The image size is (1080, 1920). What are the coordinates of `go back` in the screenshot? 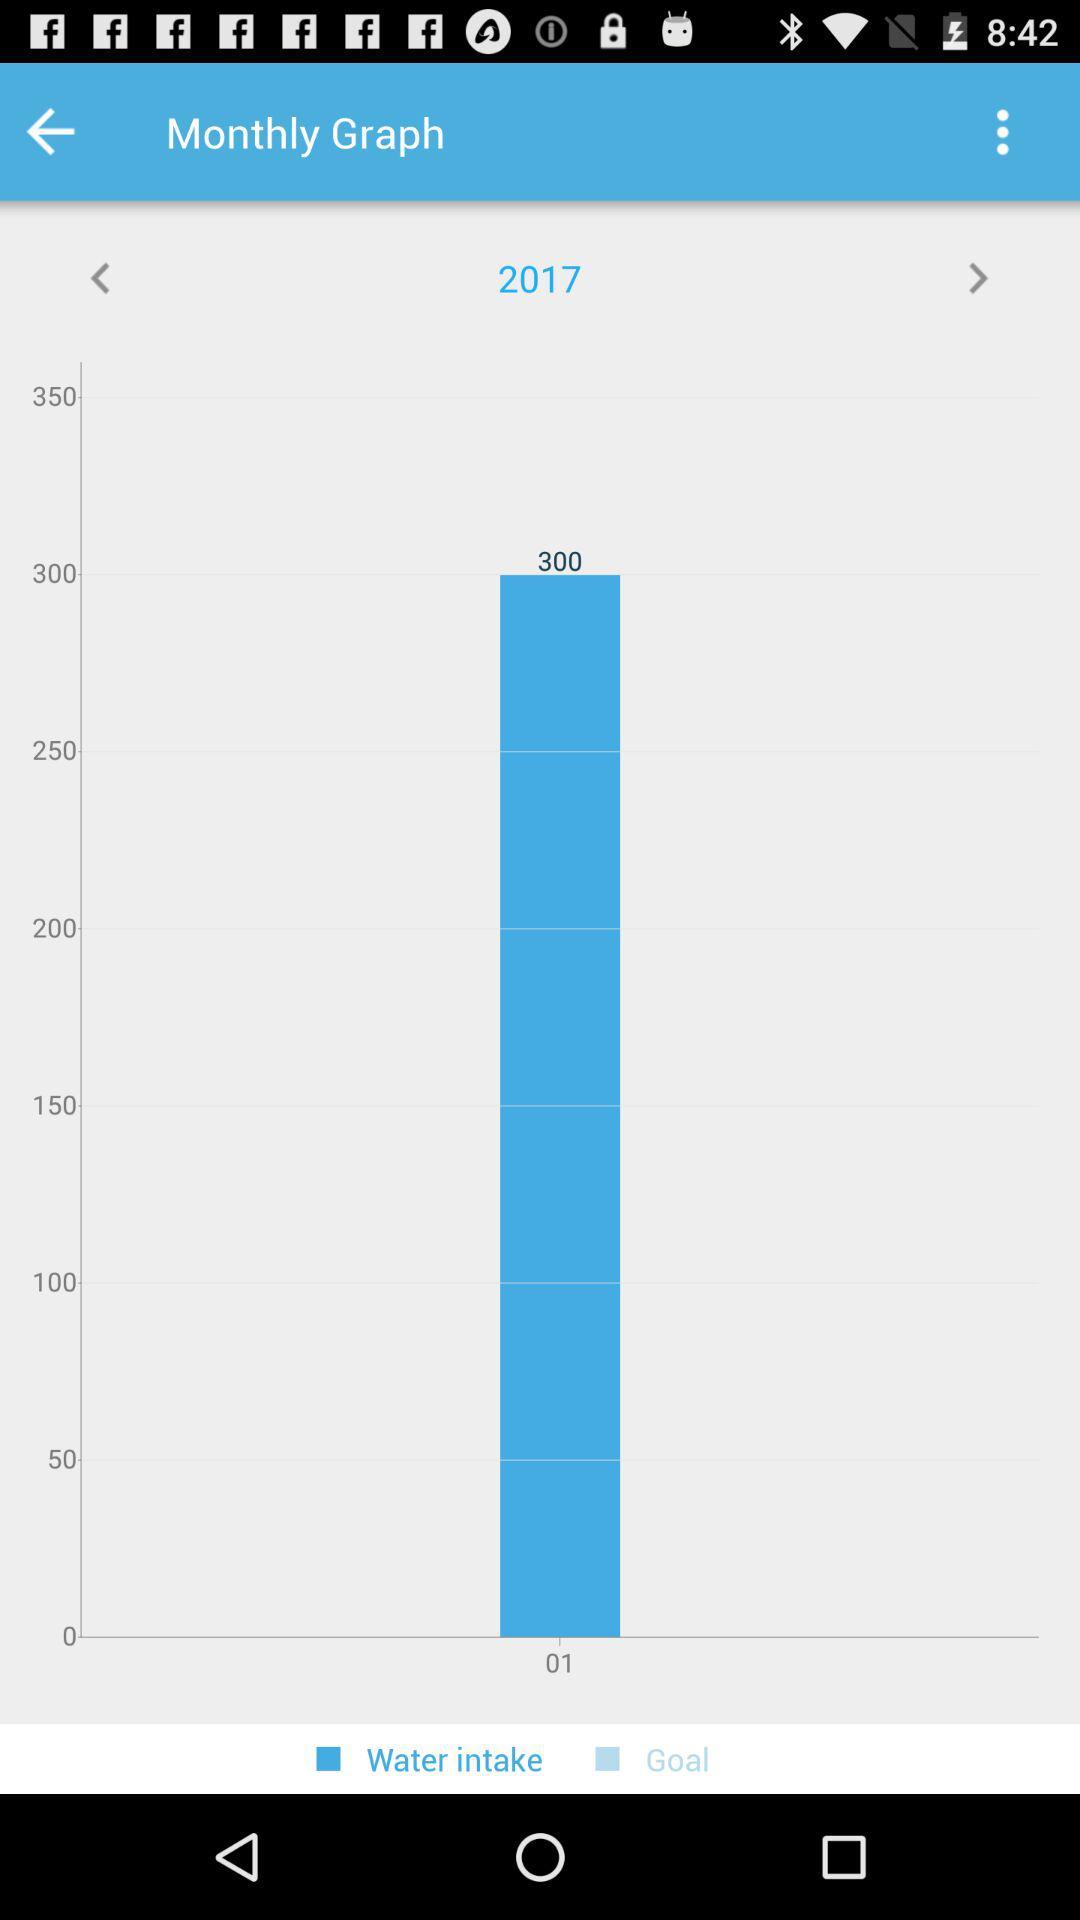 It's located at (101, 277).